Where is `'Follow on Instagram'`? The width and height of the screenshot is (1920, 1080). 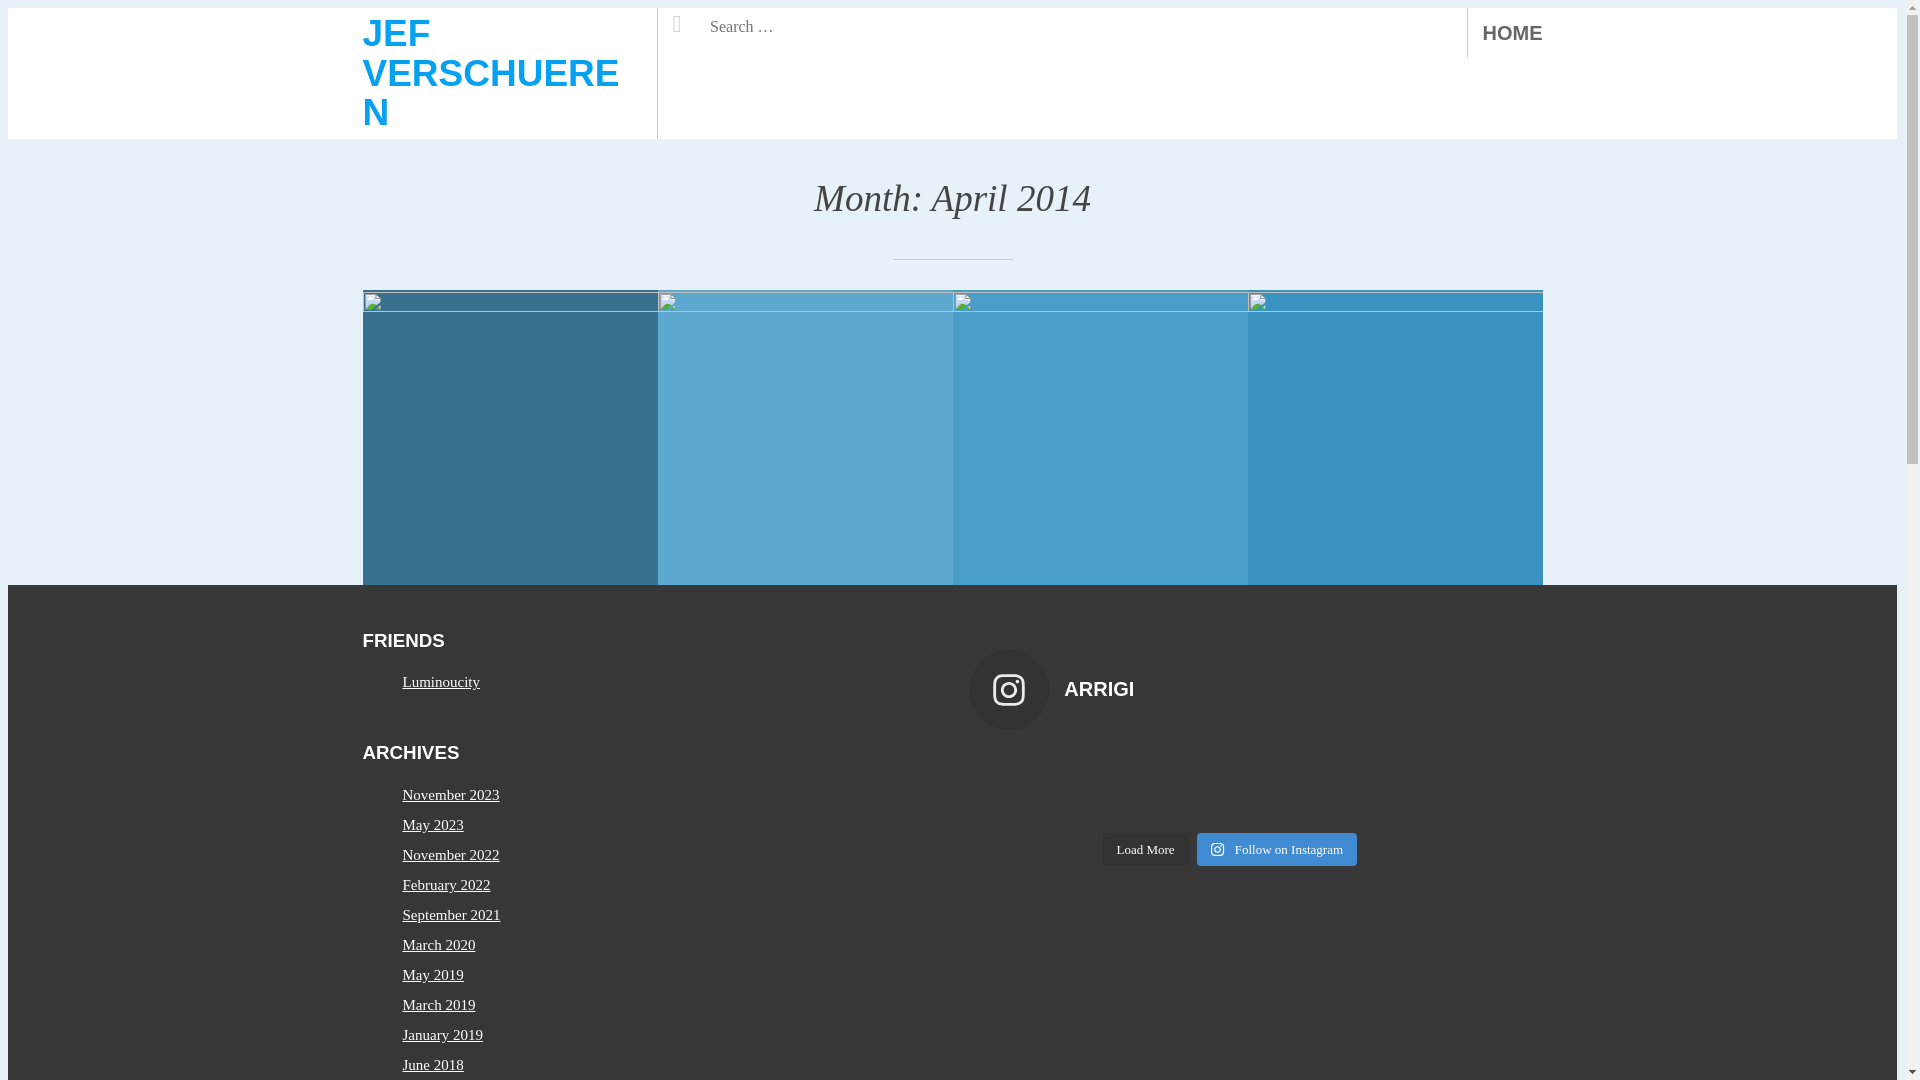
'Follow on Instagram' is located at coordinates (1275, 849).